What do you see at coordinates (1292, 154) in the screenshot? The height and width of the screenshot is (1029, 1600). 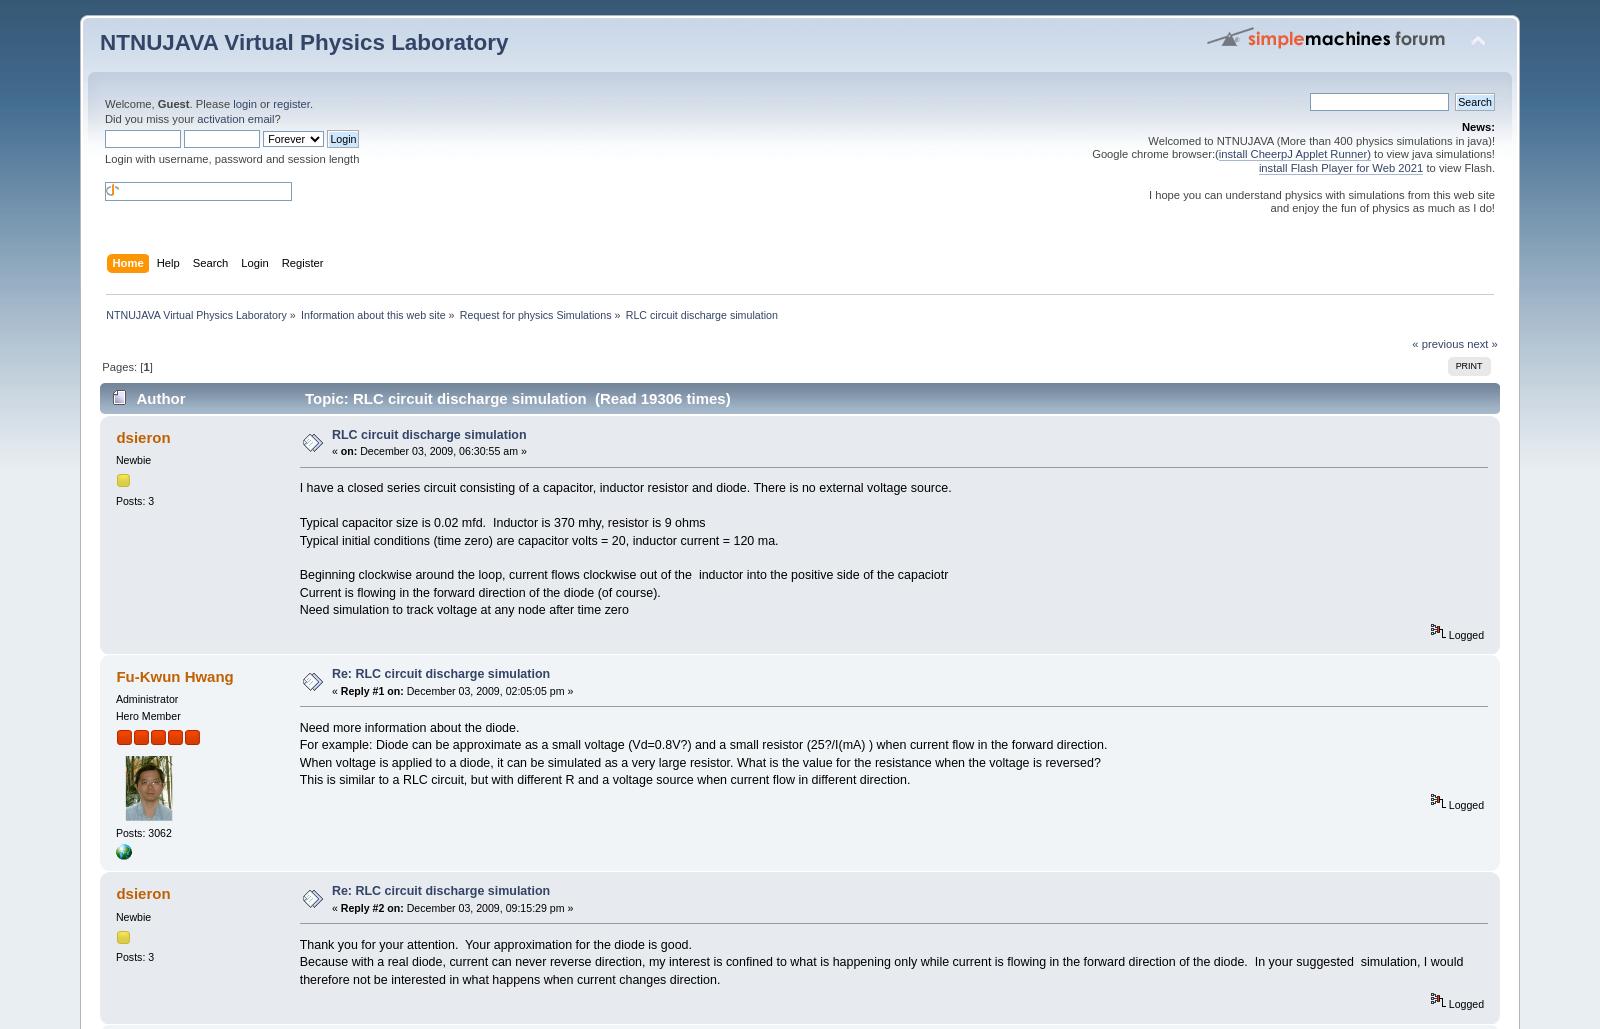 I see `'install CheerpJ Applet Runner)'` at bounding box center [1292, 154].